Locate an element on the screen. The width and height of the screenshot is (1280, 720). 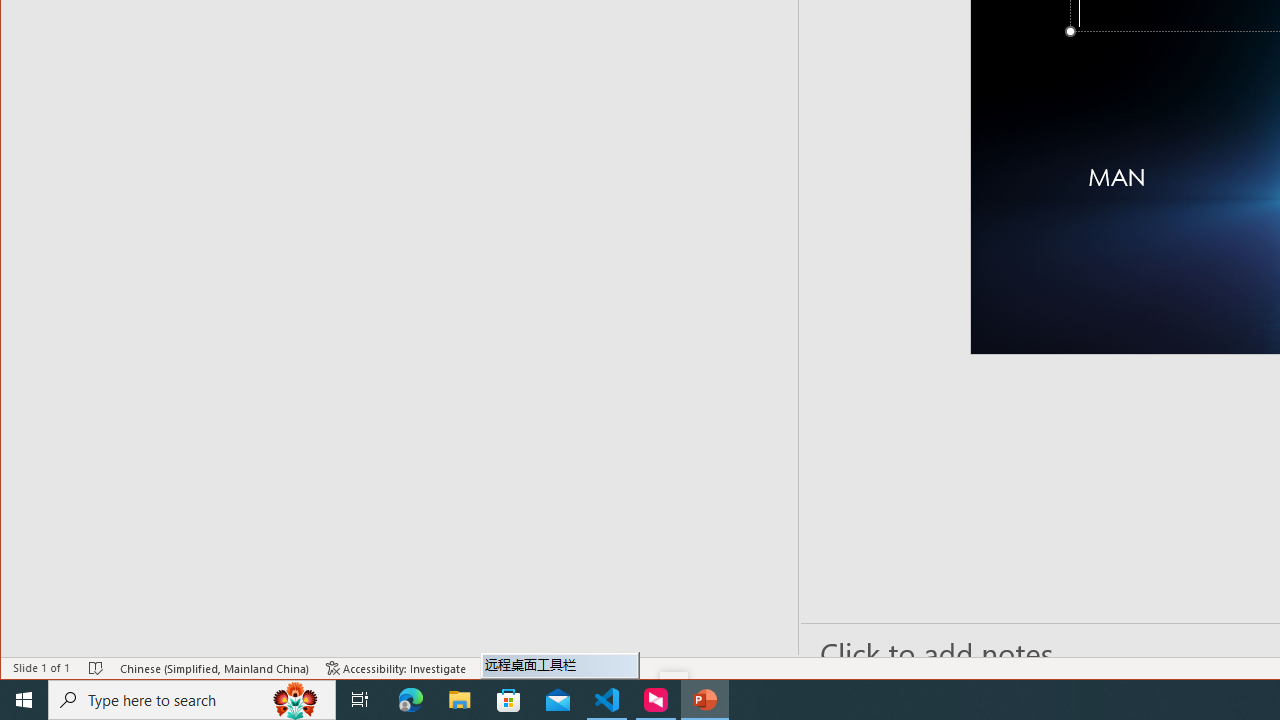
'Task View' is located at coordinates (359, 698).